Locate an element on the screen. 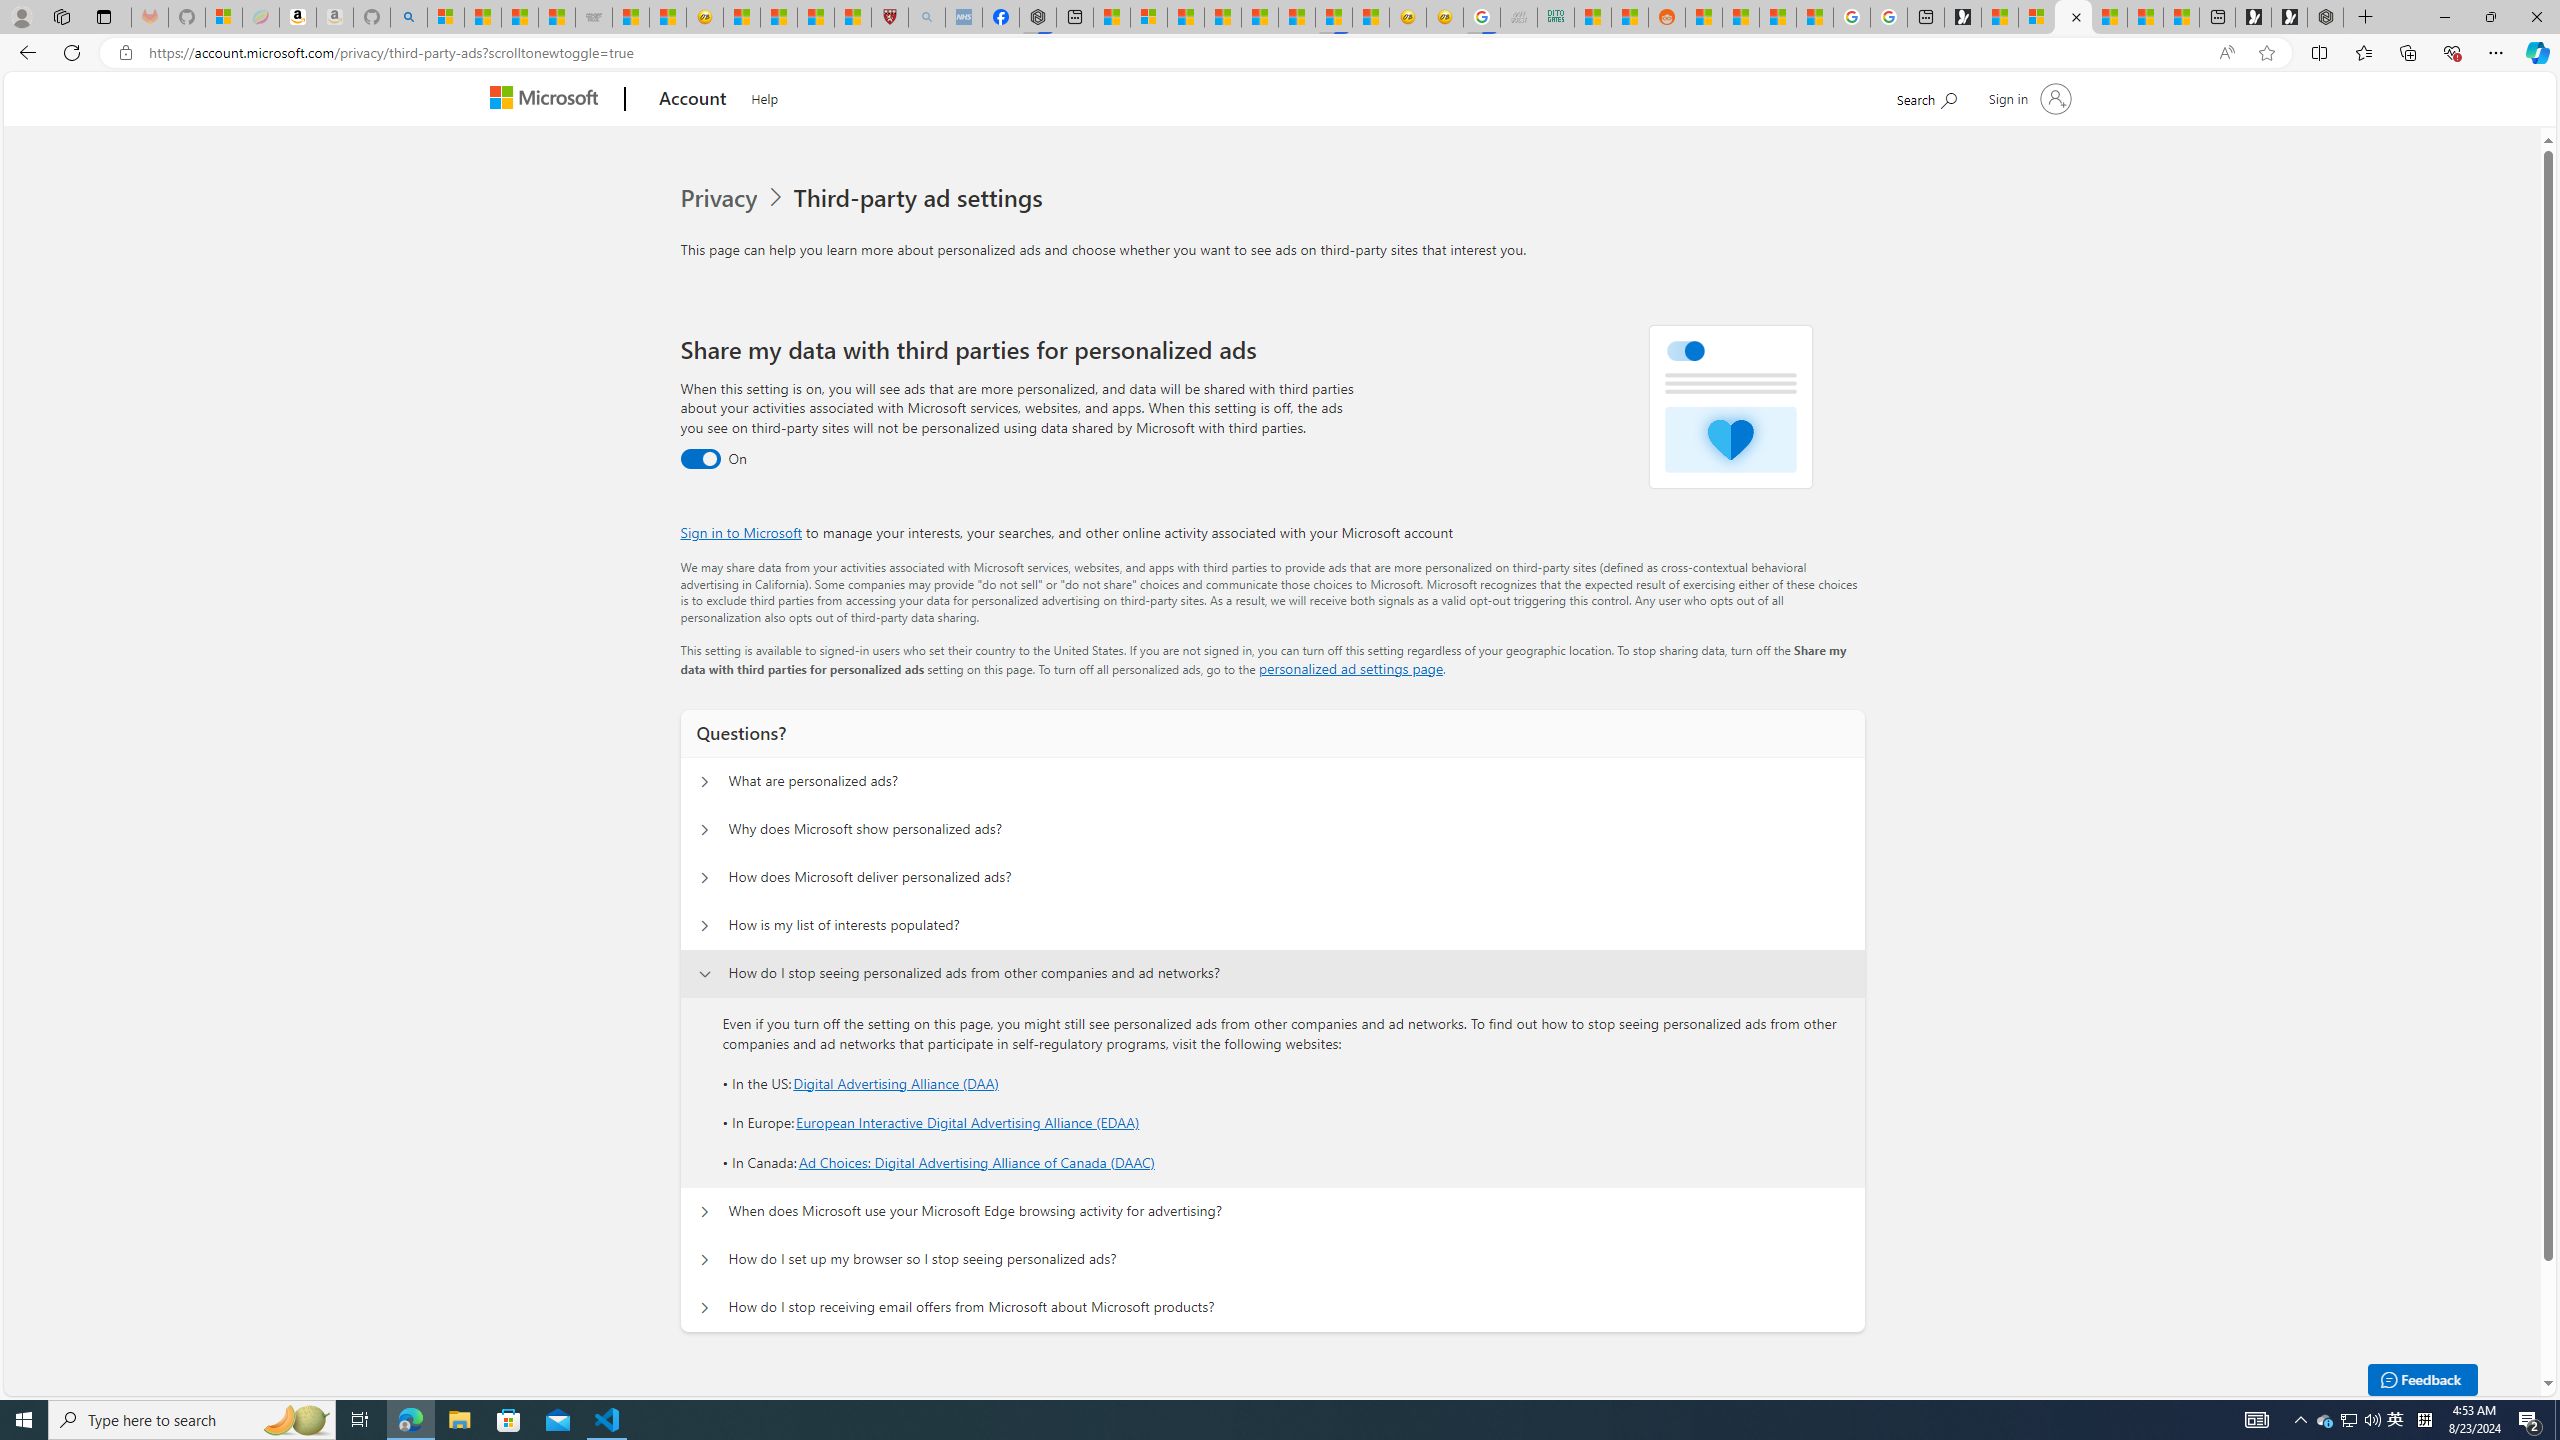 This screenshot has width=2560, height=1440. 'Nordace - Nordace Siena Is Not An Ordinary Backpack' is located at coordinates (2324, 16).